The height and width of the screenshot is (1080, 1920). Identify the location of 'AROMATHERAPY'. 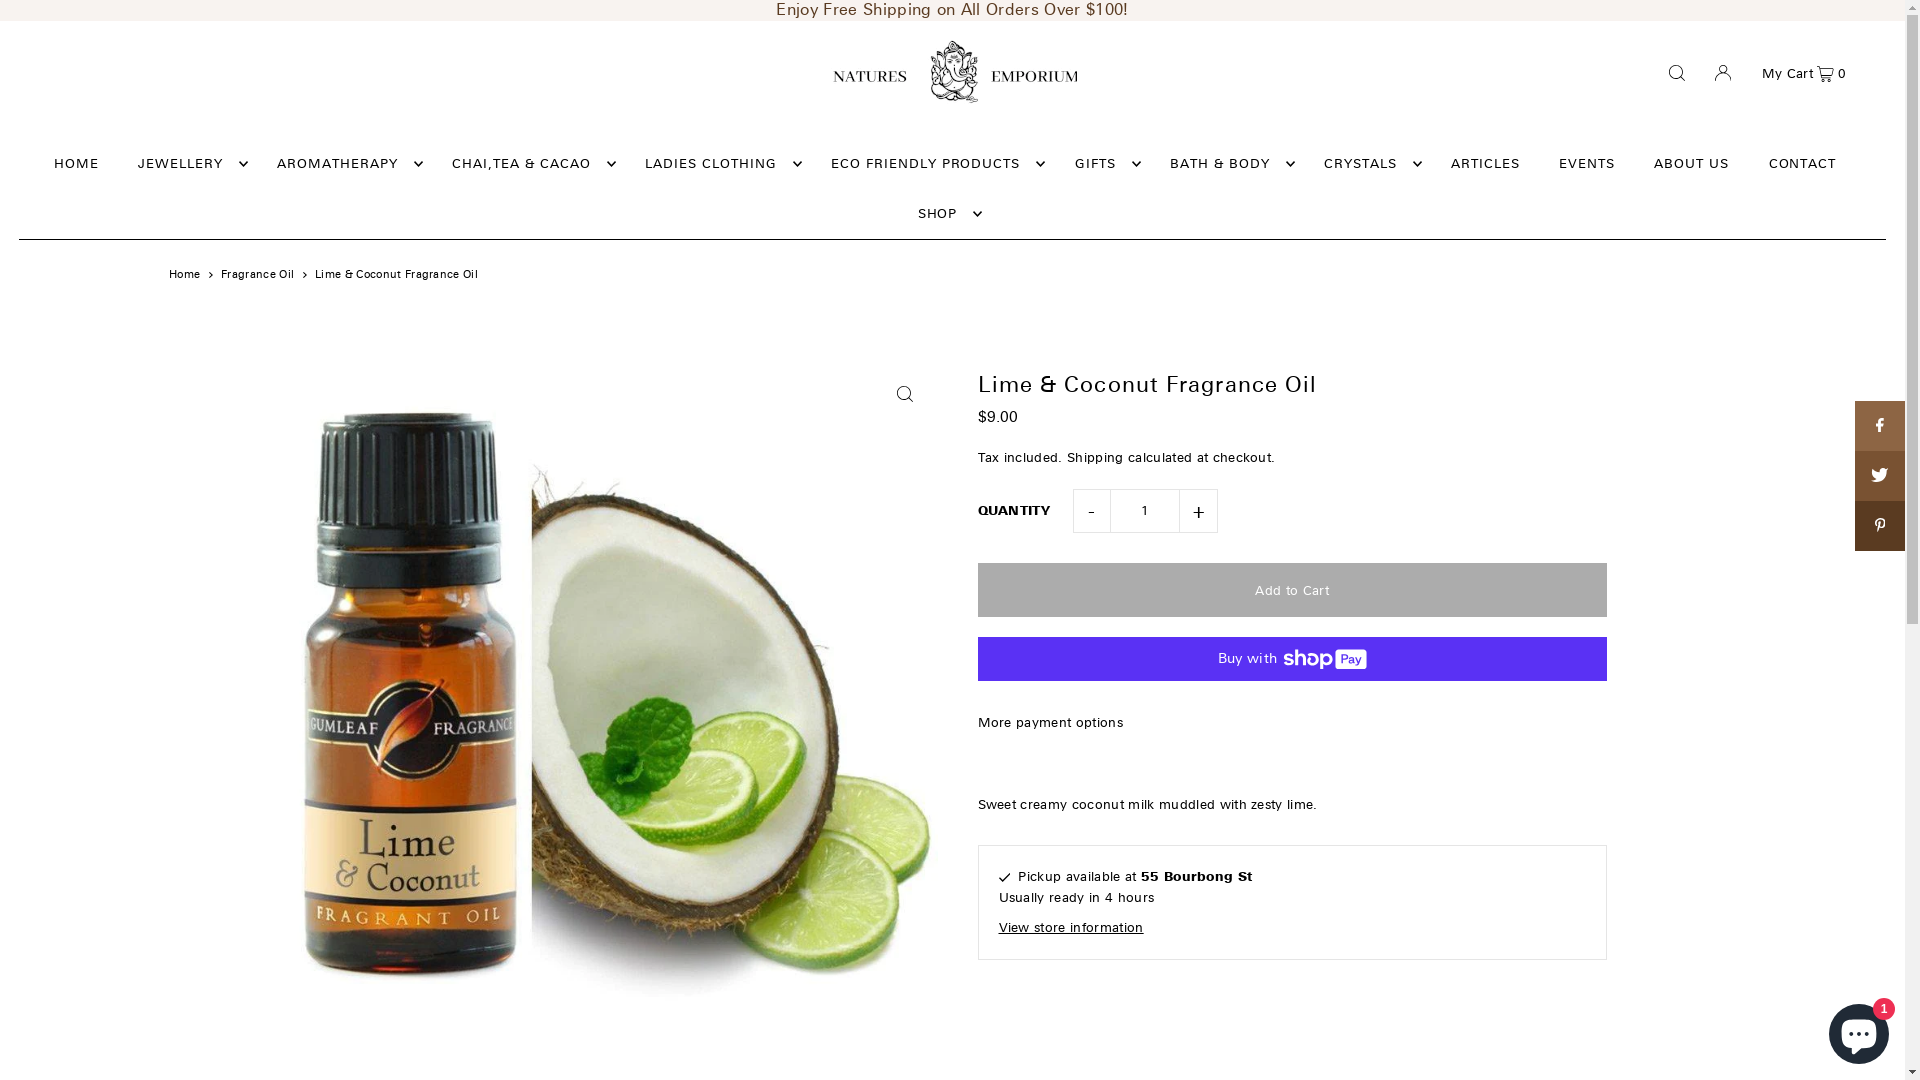
(345, 163).